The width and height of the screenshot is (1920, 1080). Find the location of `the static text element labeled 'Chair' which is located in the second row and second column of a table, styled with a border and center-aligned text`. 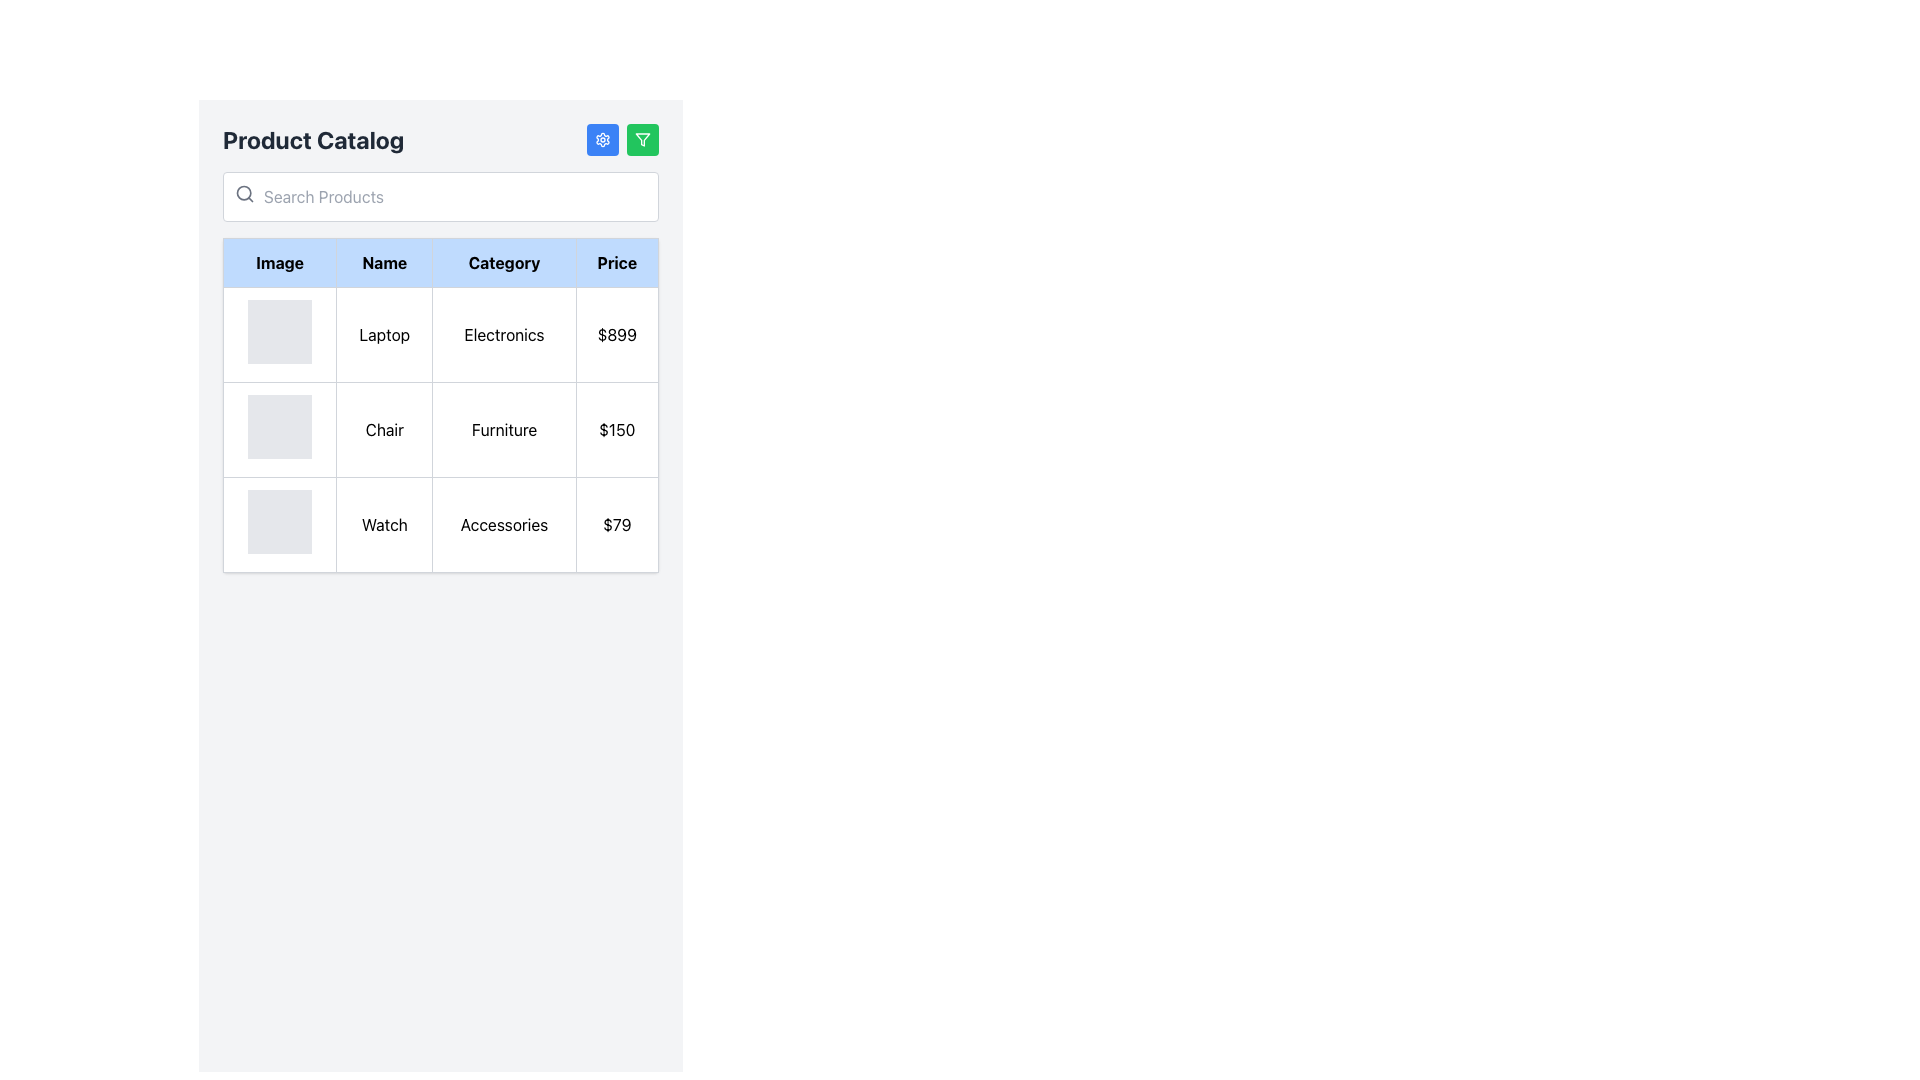

the static text element labeled 'Chair' which is located in the second row and second column of a table, styled with a border and center-aligned text is located at coordinates (384, 428).